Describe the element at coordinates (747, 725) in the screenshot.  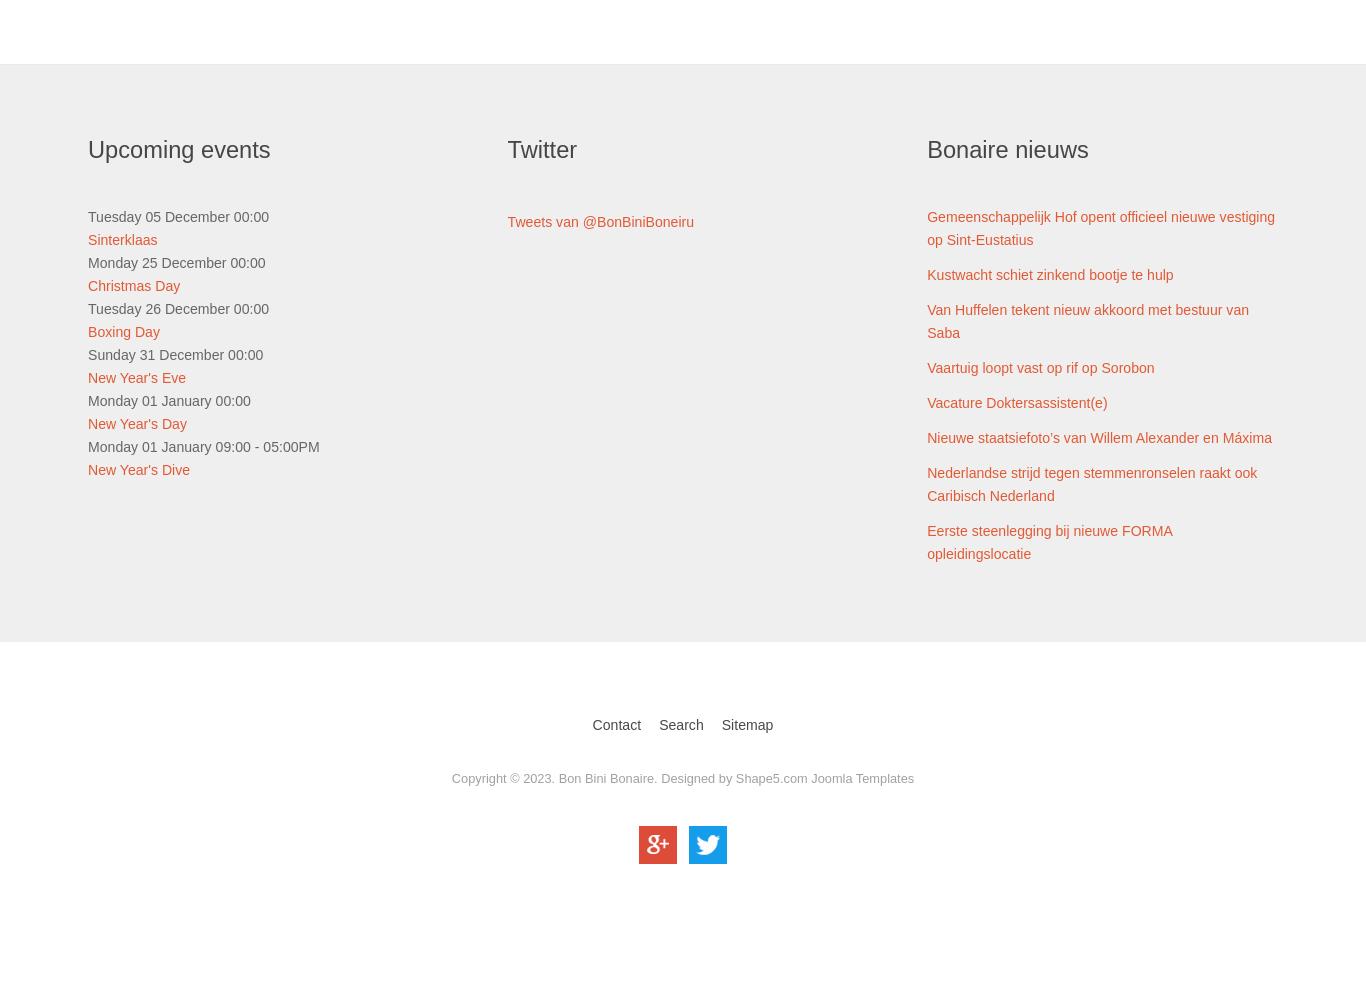
I see `'Sitemap'` at that location.